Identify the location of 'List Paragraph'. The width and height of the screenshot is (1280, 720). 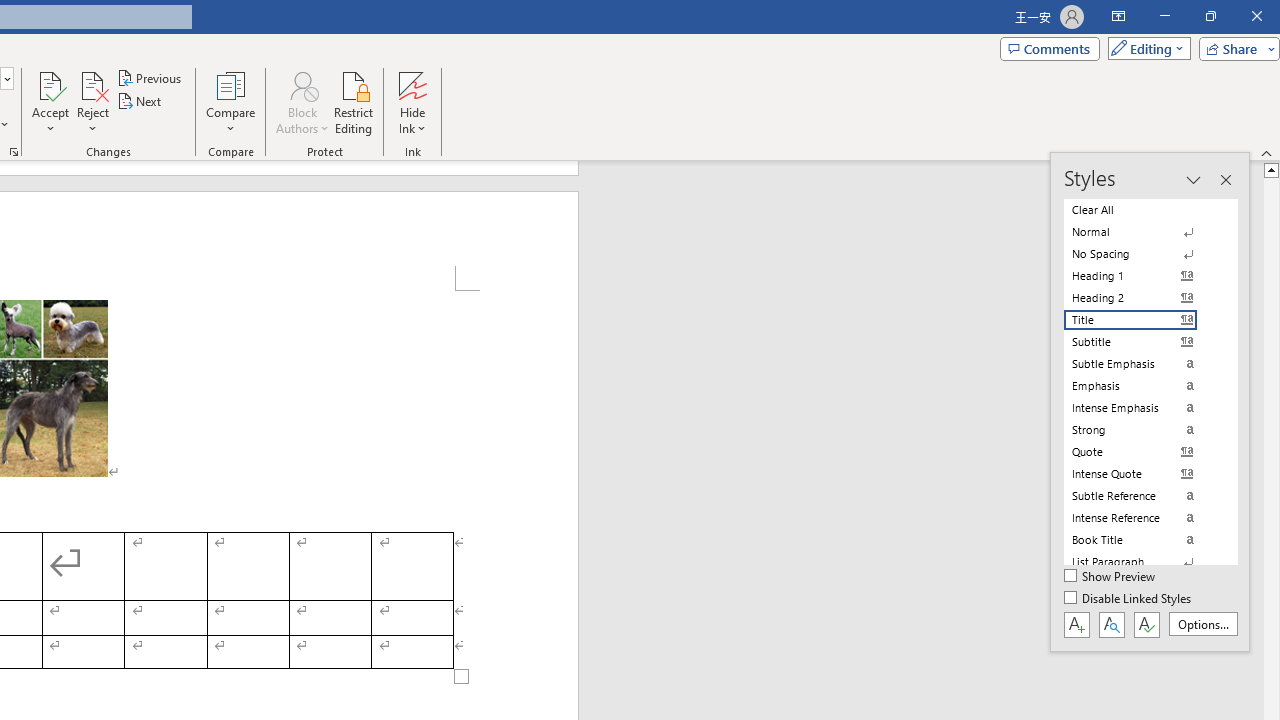
(1142, 561).